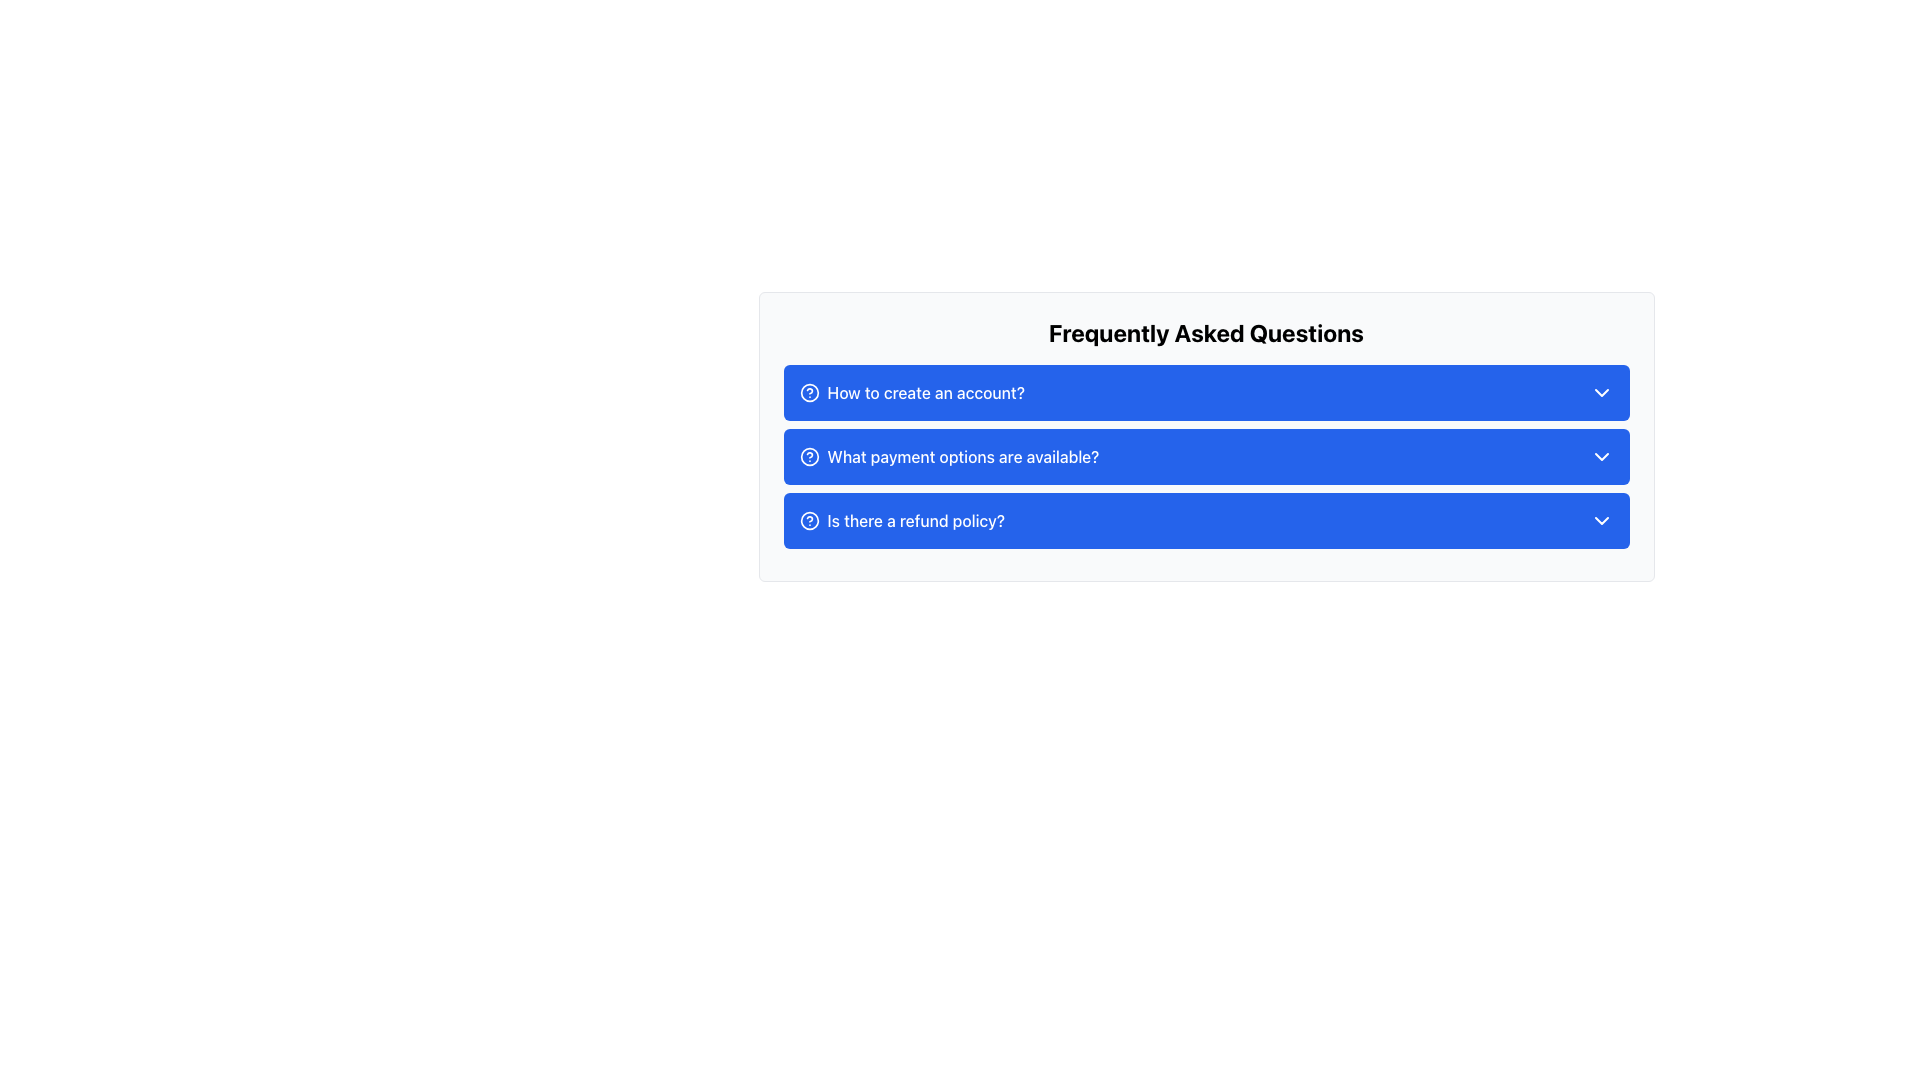  What do you see at coordinates (911, 393) in the screenshot?
I see `the text element that reads 'How to create an account?' which is accompanied by a question mark icon` at bounding box center [911, 393].